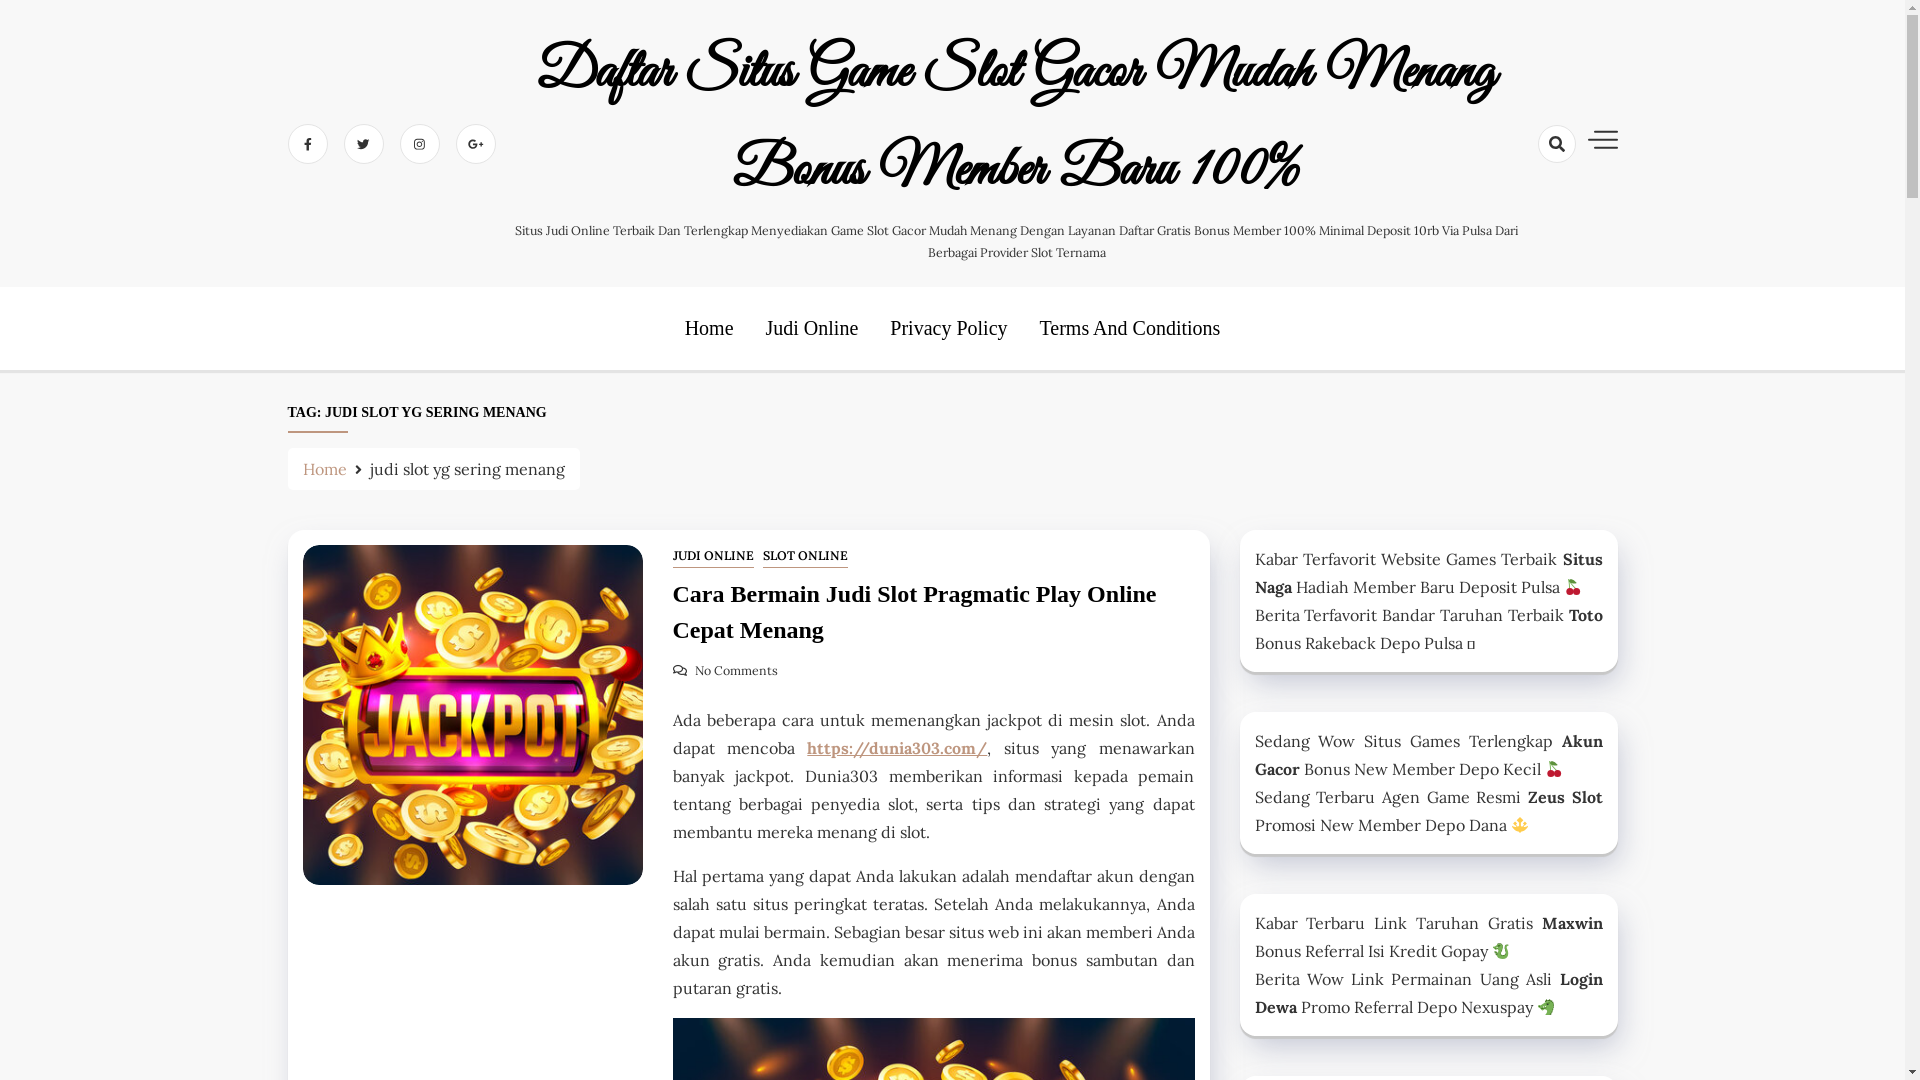  Describe the element at coordinates (947, 327) in the screenshot. I see `'Privacy Policy'` at that location.